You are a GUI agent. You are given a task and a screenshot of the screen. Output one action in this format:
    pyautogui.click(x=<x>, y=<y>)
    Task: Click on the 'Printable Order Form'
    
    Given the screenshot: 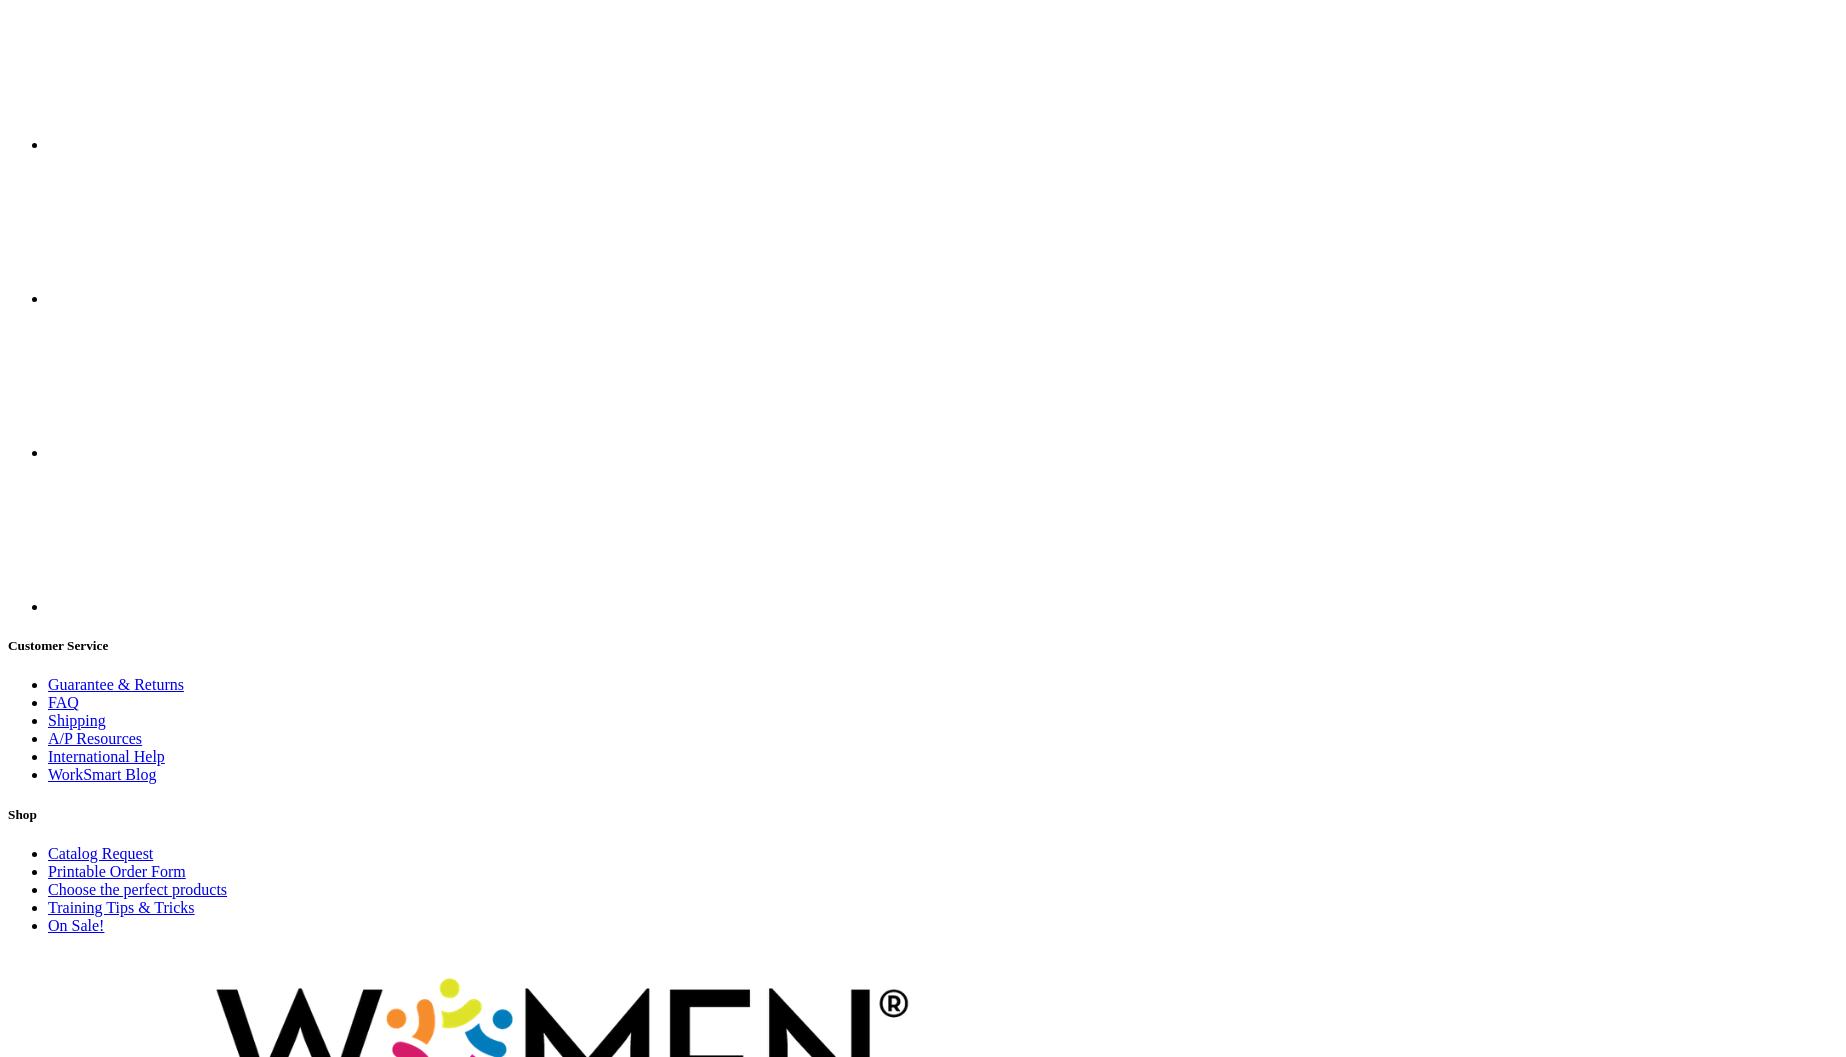 What is the action you would take?
    pyautogui.click(x=116, y=869)
    